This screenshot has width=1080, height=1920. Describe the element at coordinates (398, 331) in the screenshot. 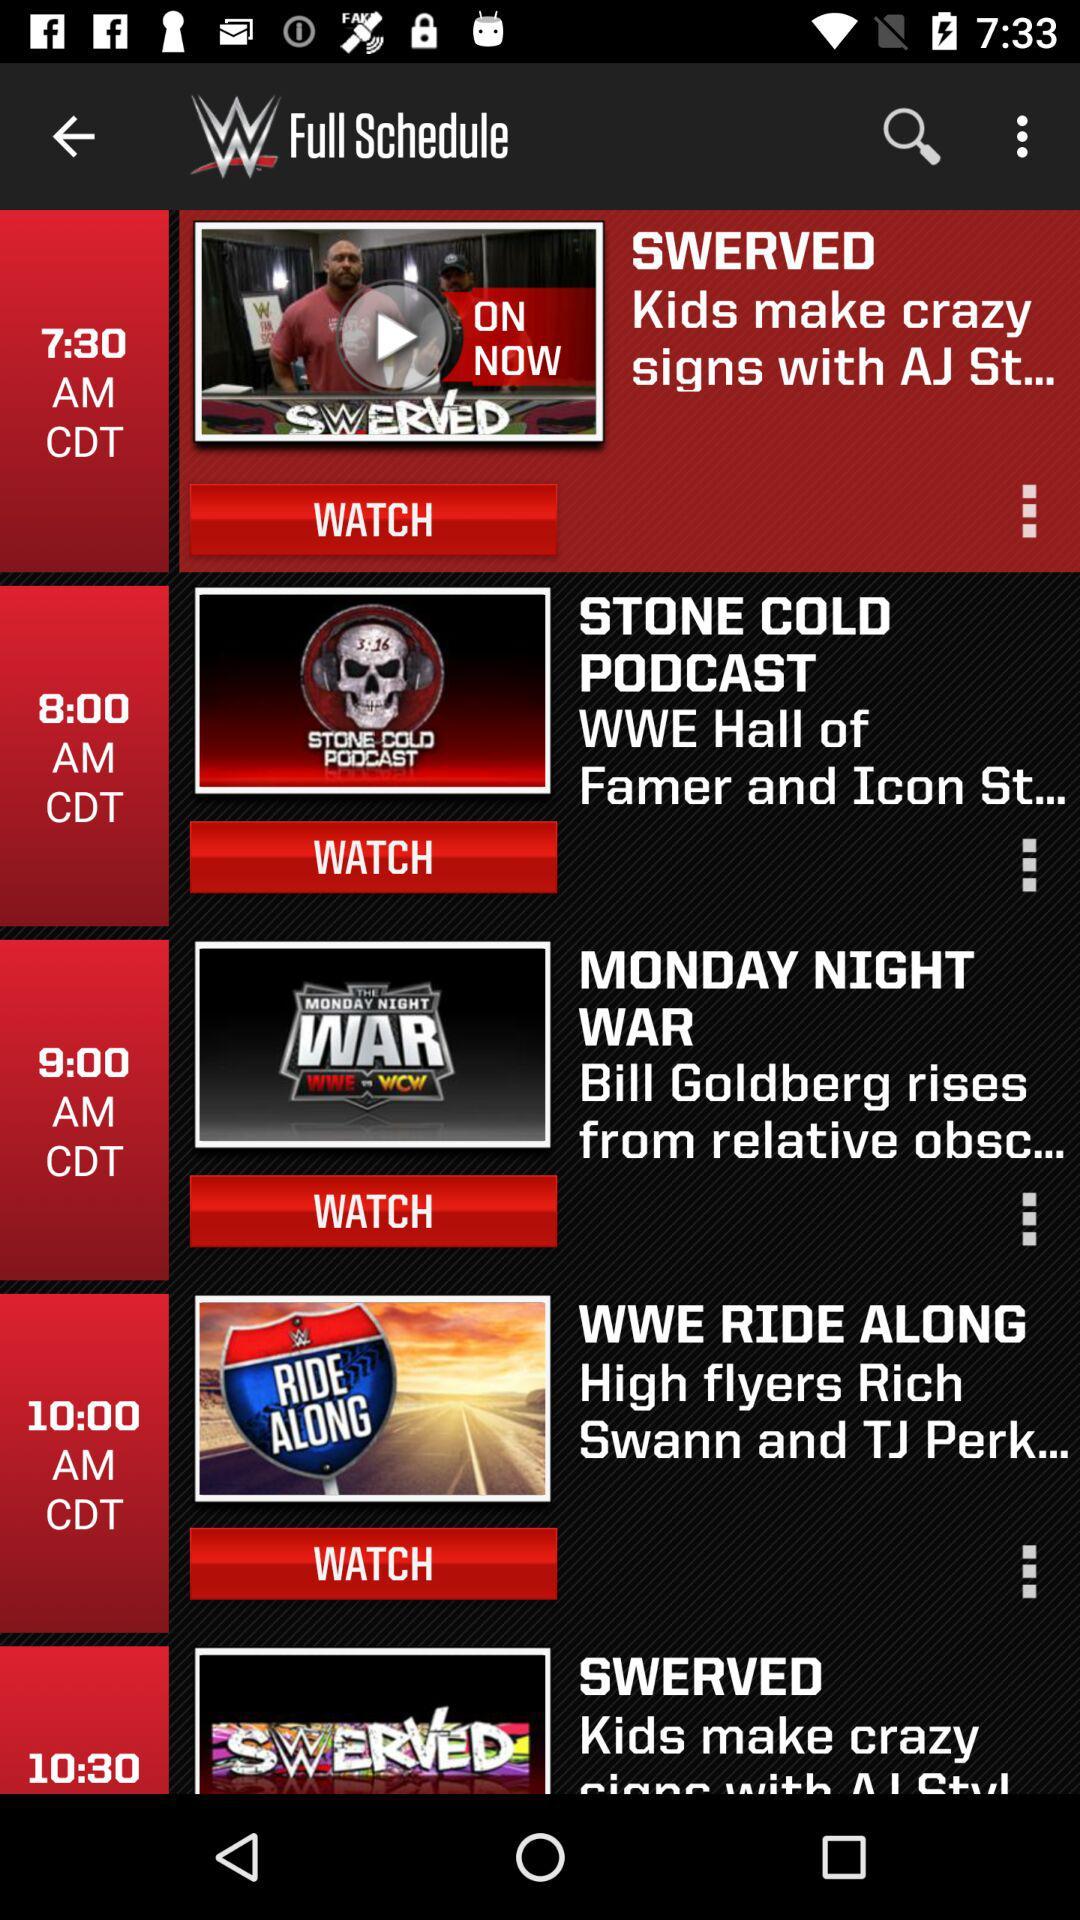

I see `the video` at that location.